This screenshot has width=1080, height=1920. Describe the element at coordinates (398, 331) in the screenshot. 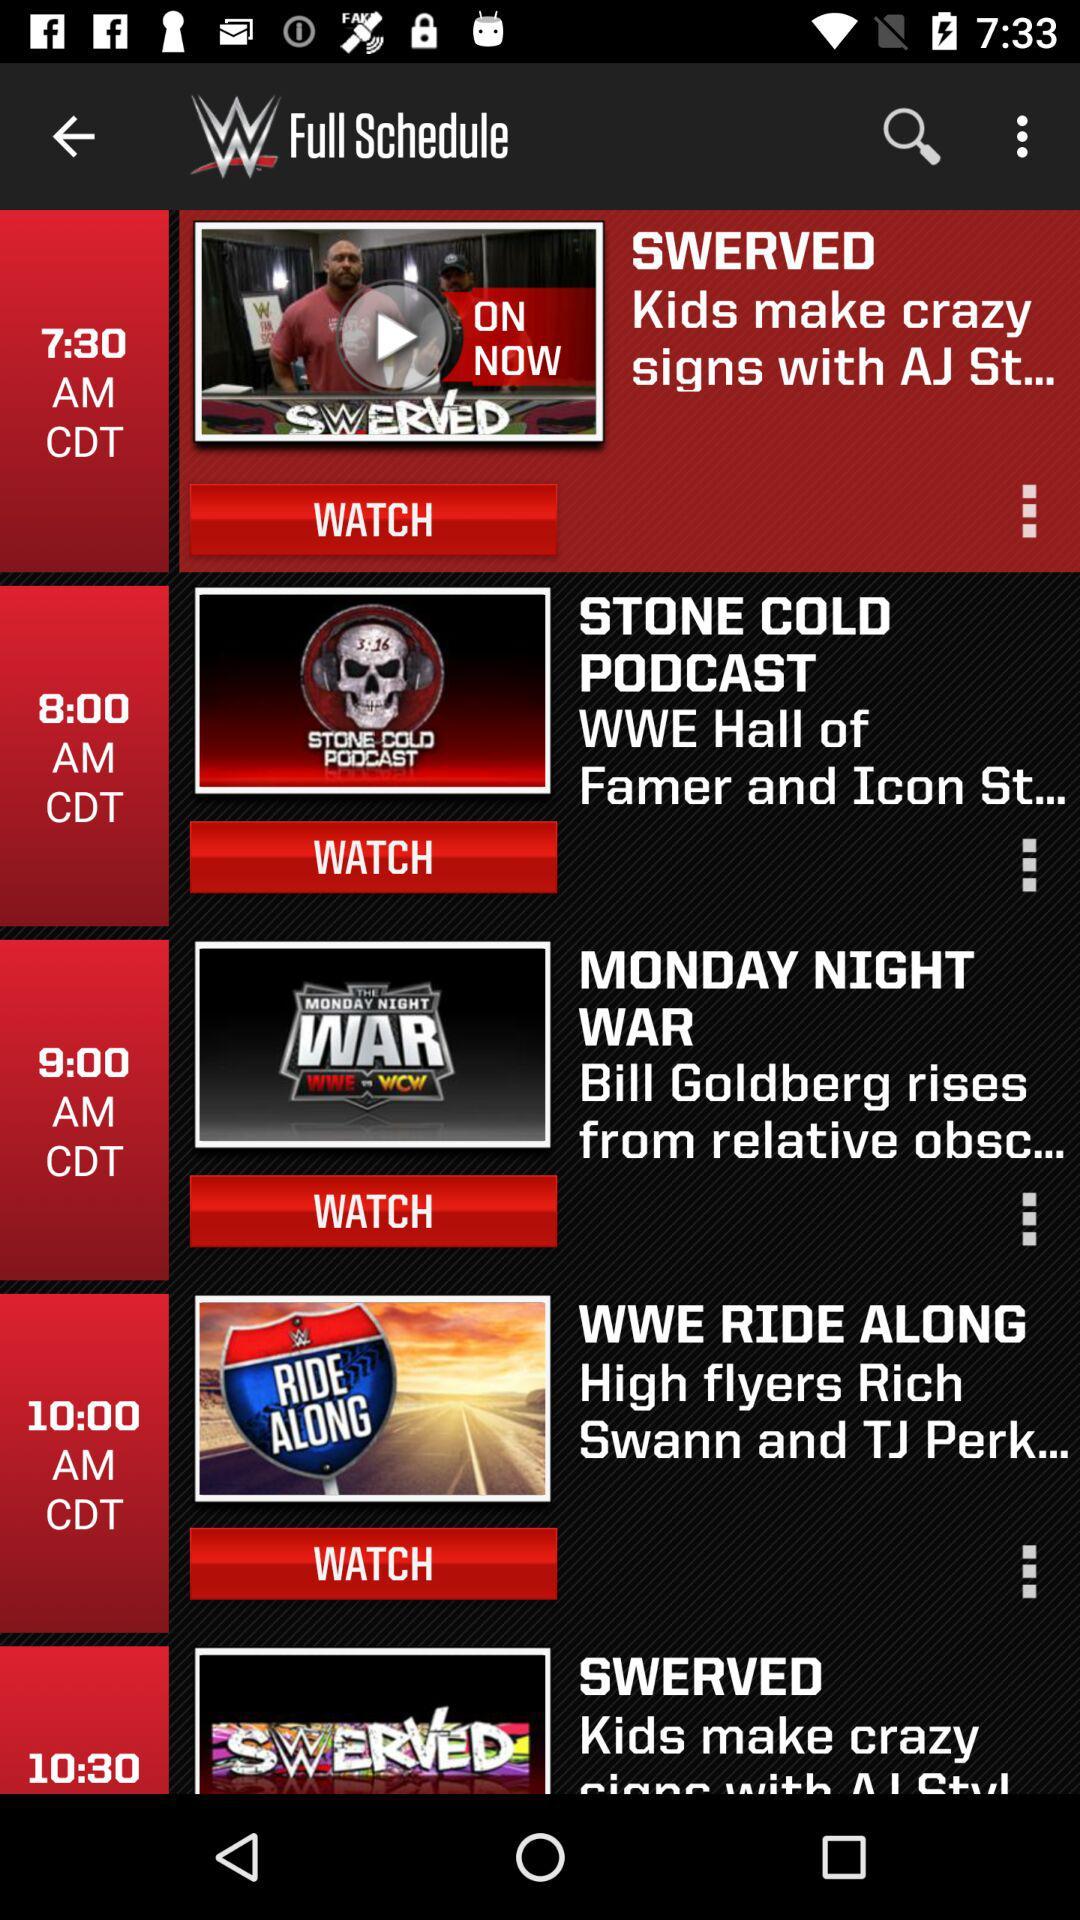

I see `the video` at that location.